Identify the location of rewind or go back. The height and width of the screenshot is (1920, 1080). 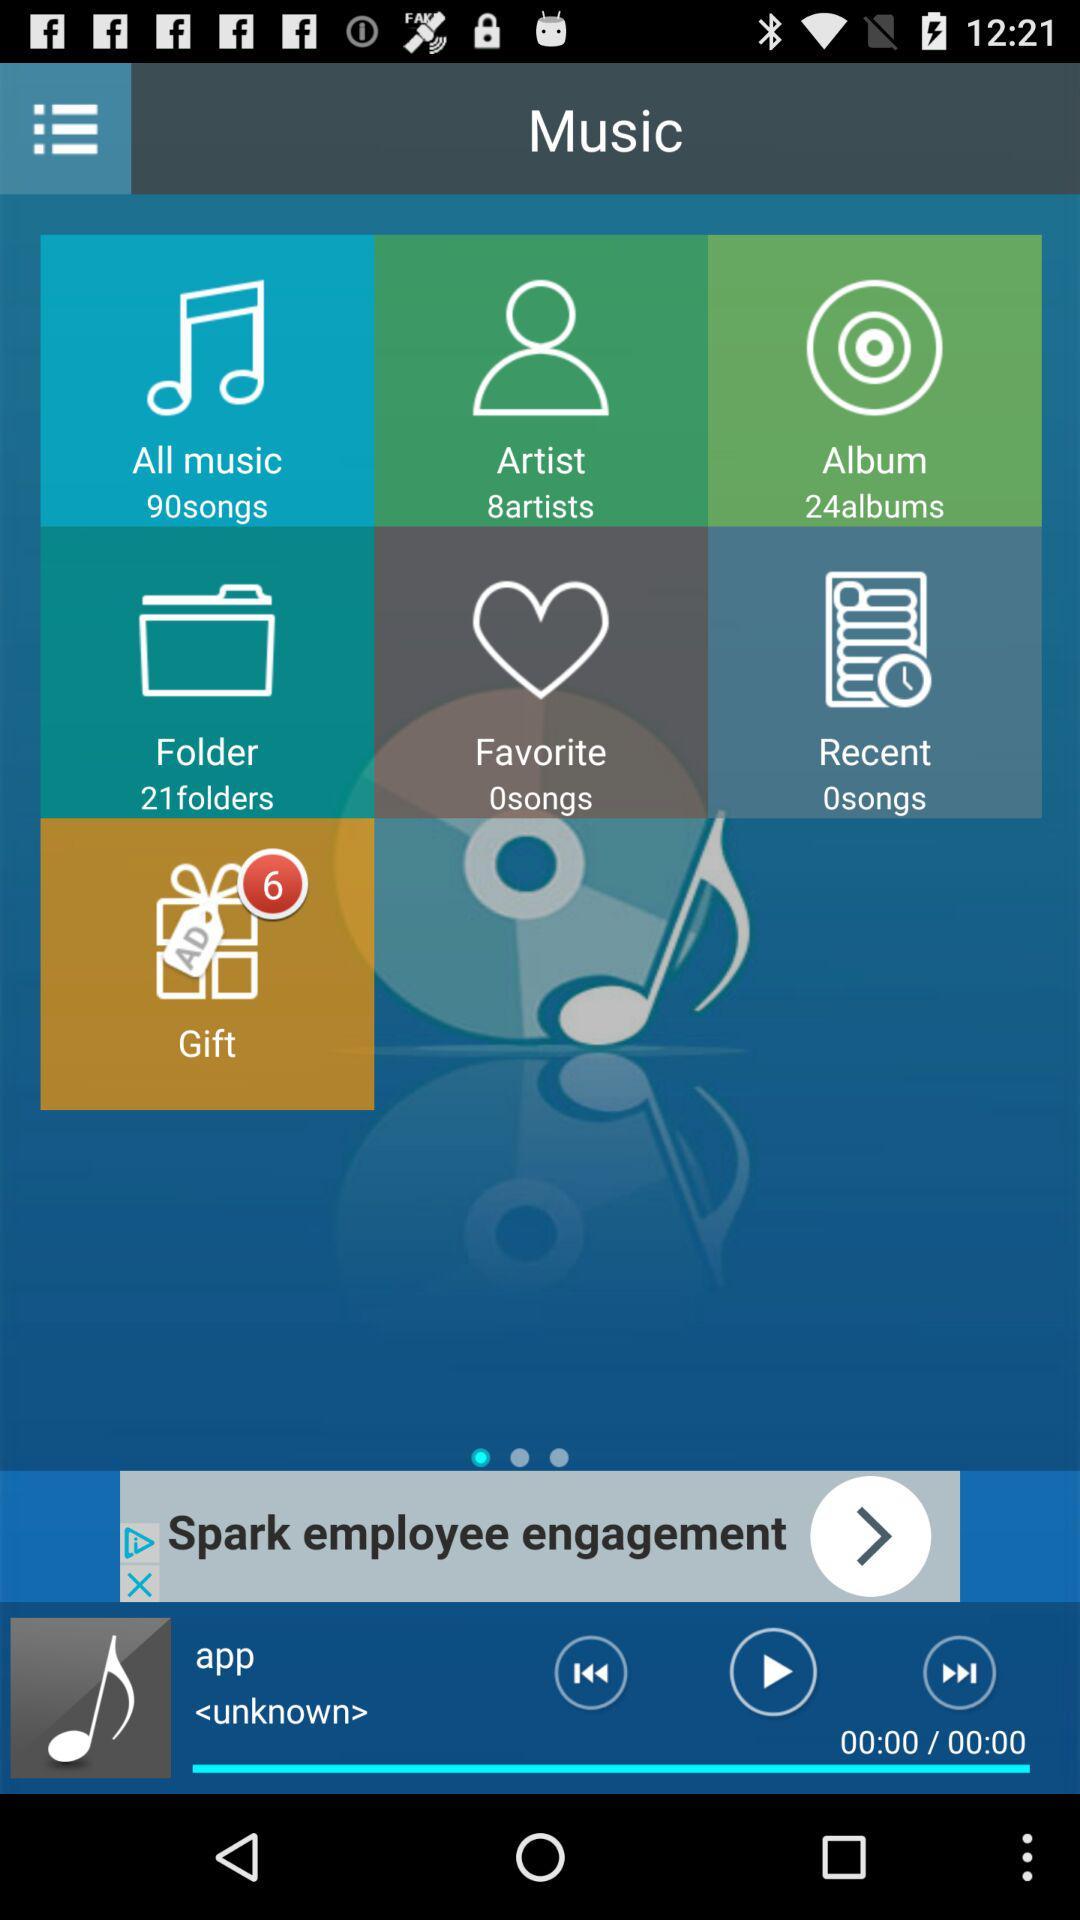
(575, 1680).